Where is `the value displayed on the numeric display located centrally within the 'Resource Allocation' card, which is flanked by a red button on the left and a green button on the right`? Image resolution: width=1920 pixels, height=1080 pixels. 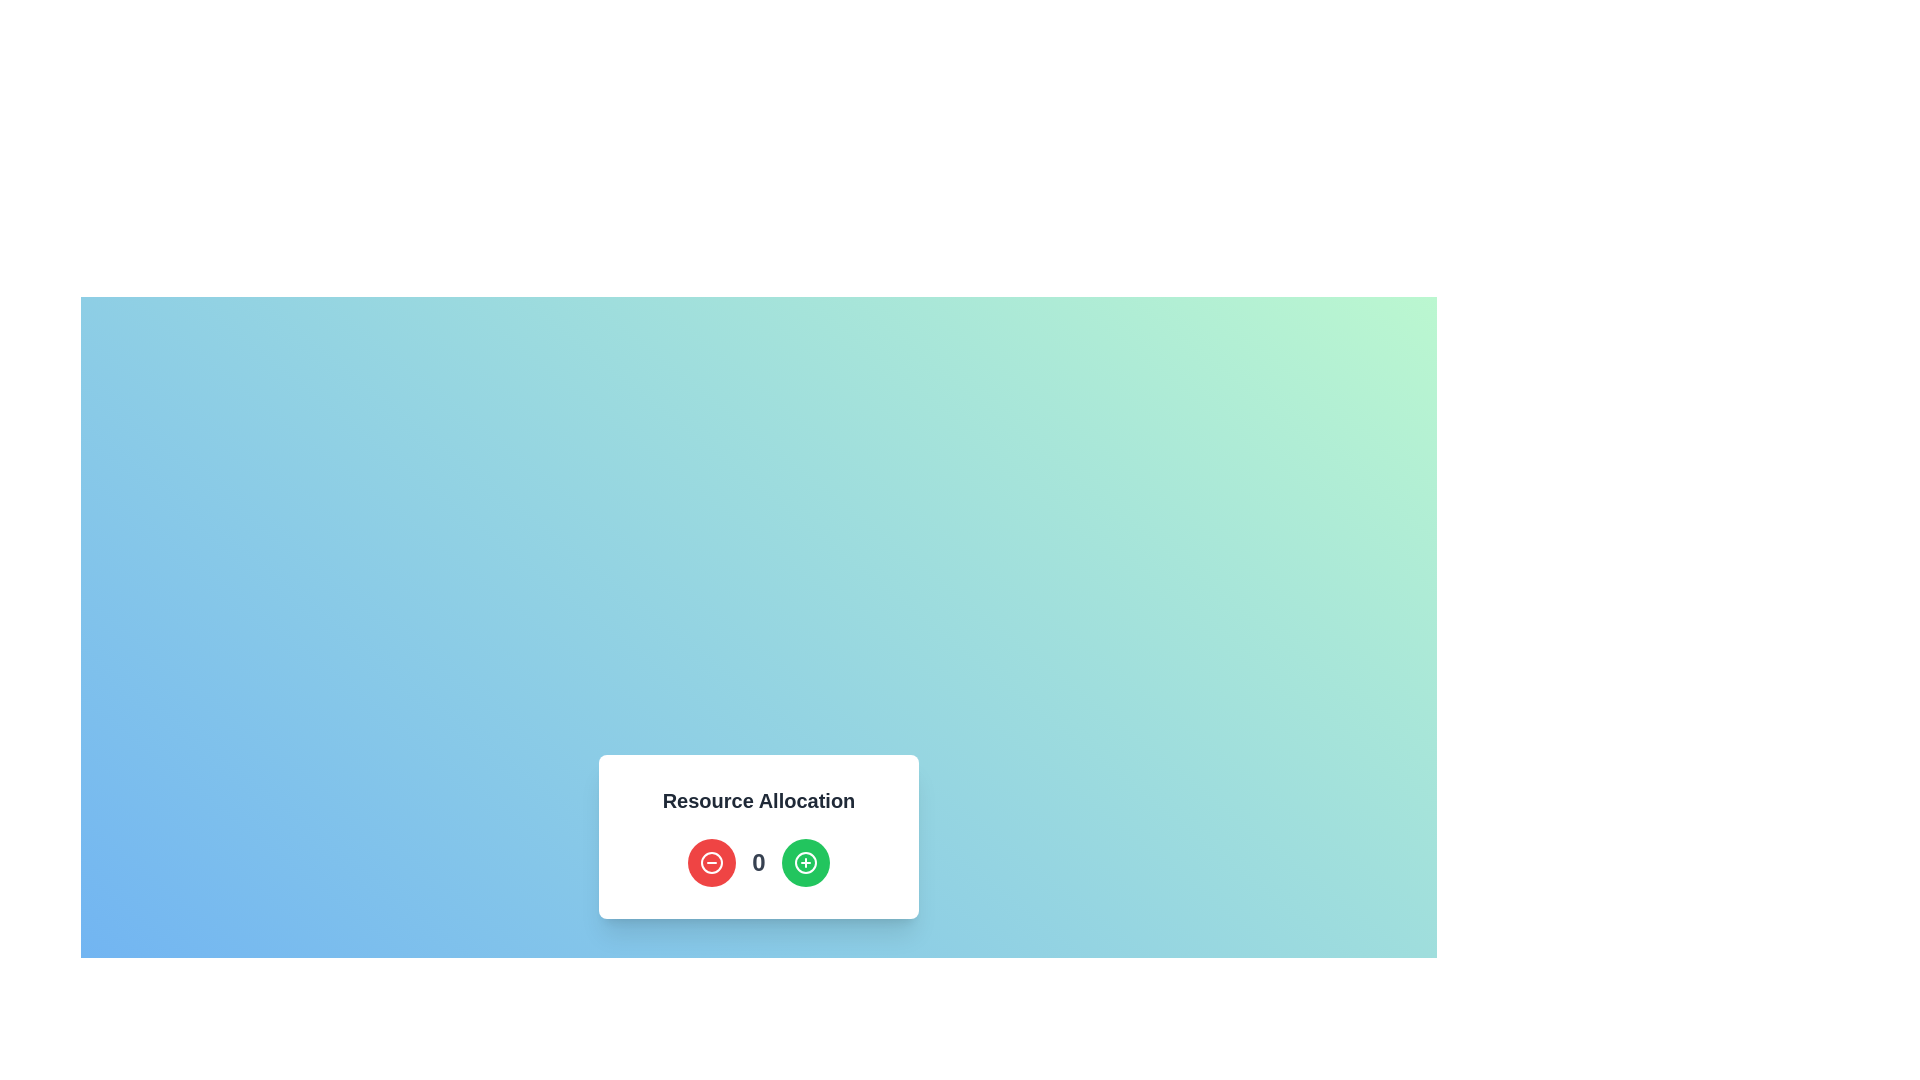
the value displayed on the numeric display located centrally within the 'Resource Allocation' card, which is flanked by a red button on the left and a green button on the right is located at coordinates (757, 862).